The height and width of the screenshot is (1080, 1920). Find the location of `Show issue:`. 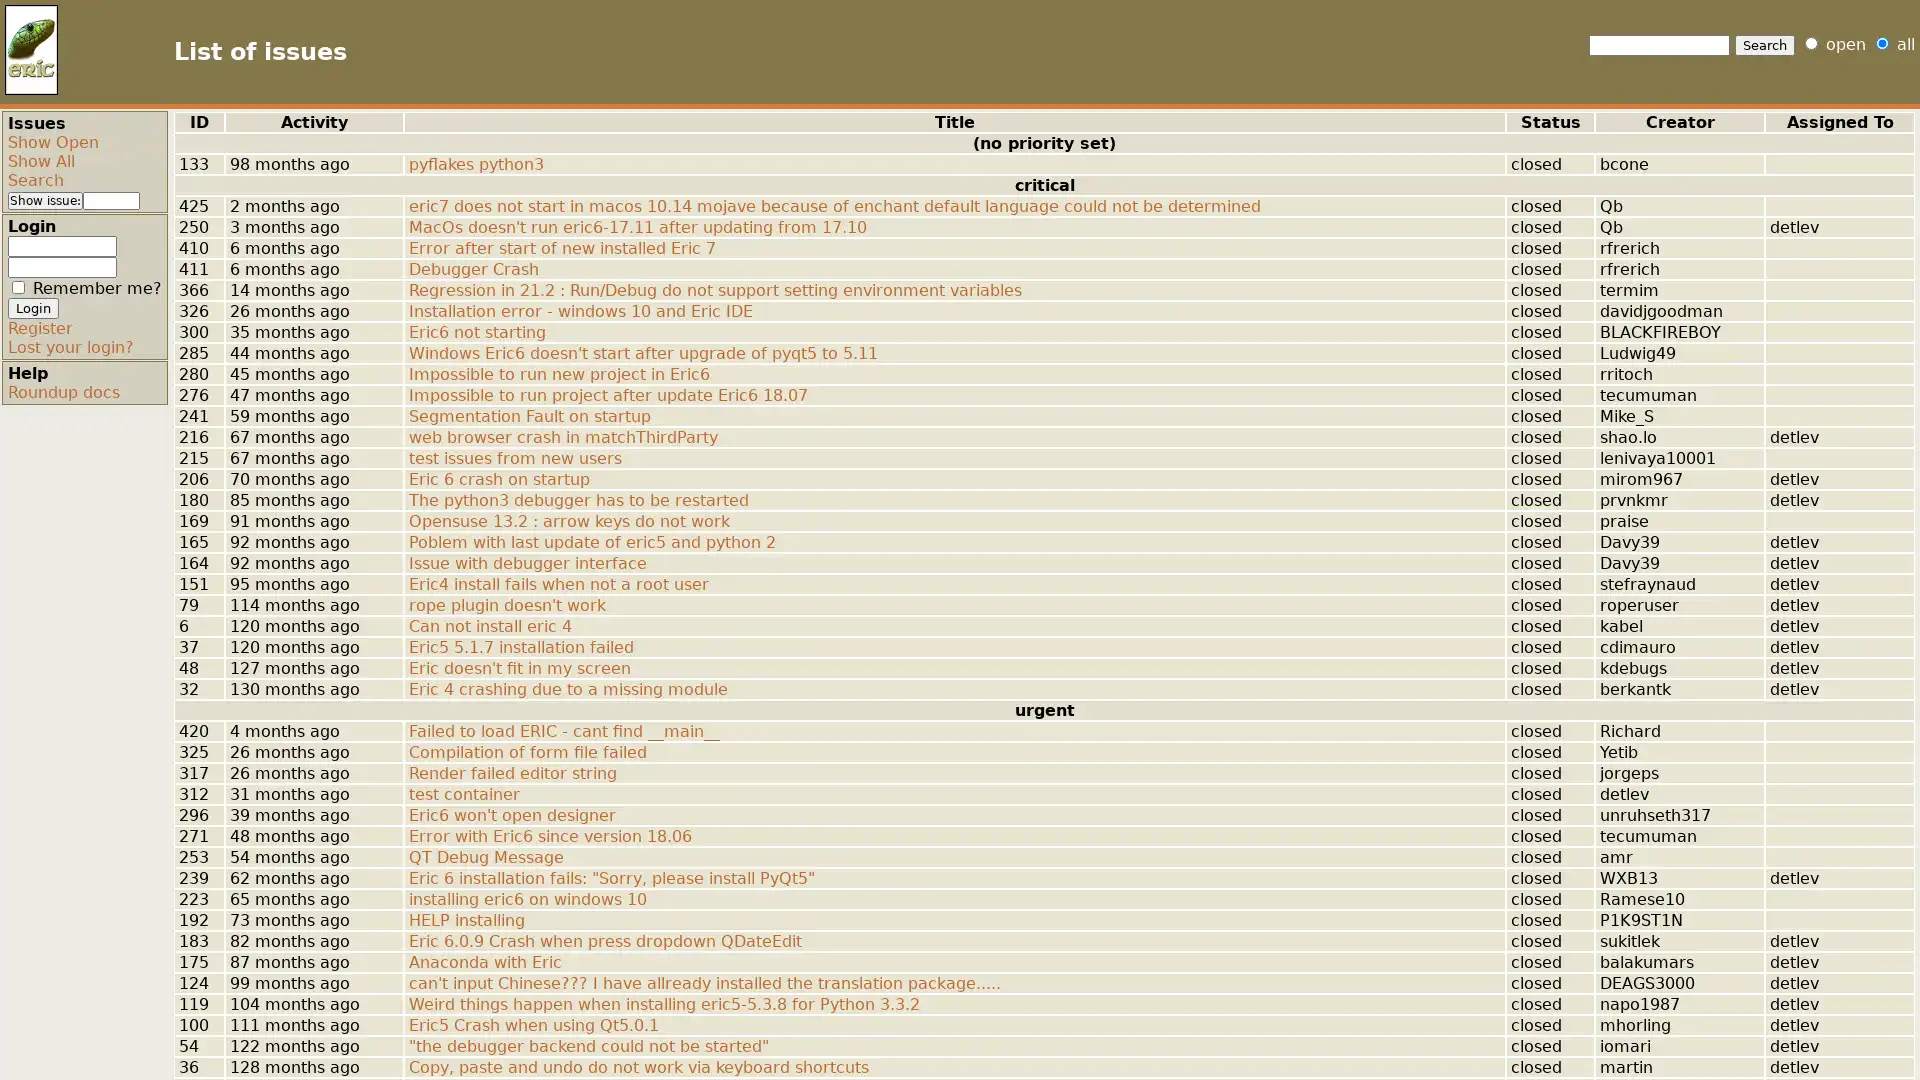

Show issue: is located at coordinates (45, 200).